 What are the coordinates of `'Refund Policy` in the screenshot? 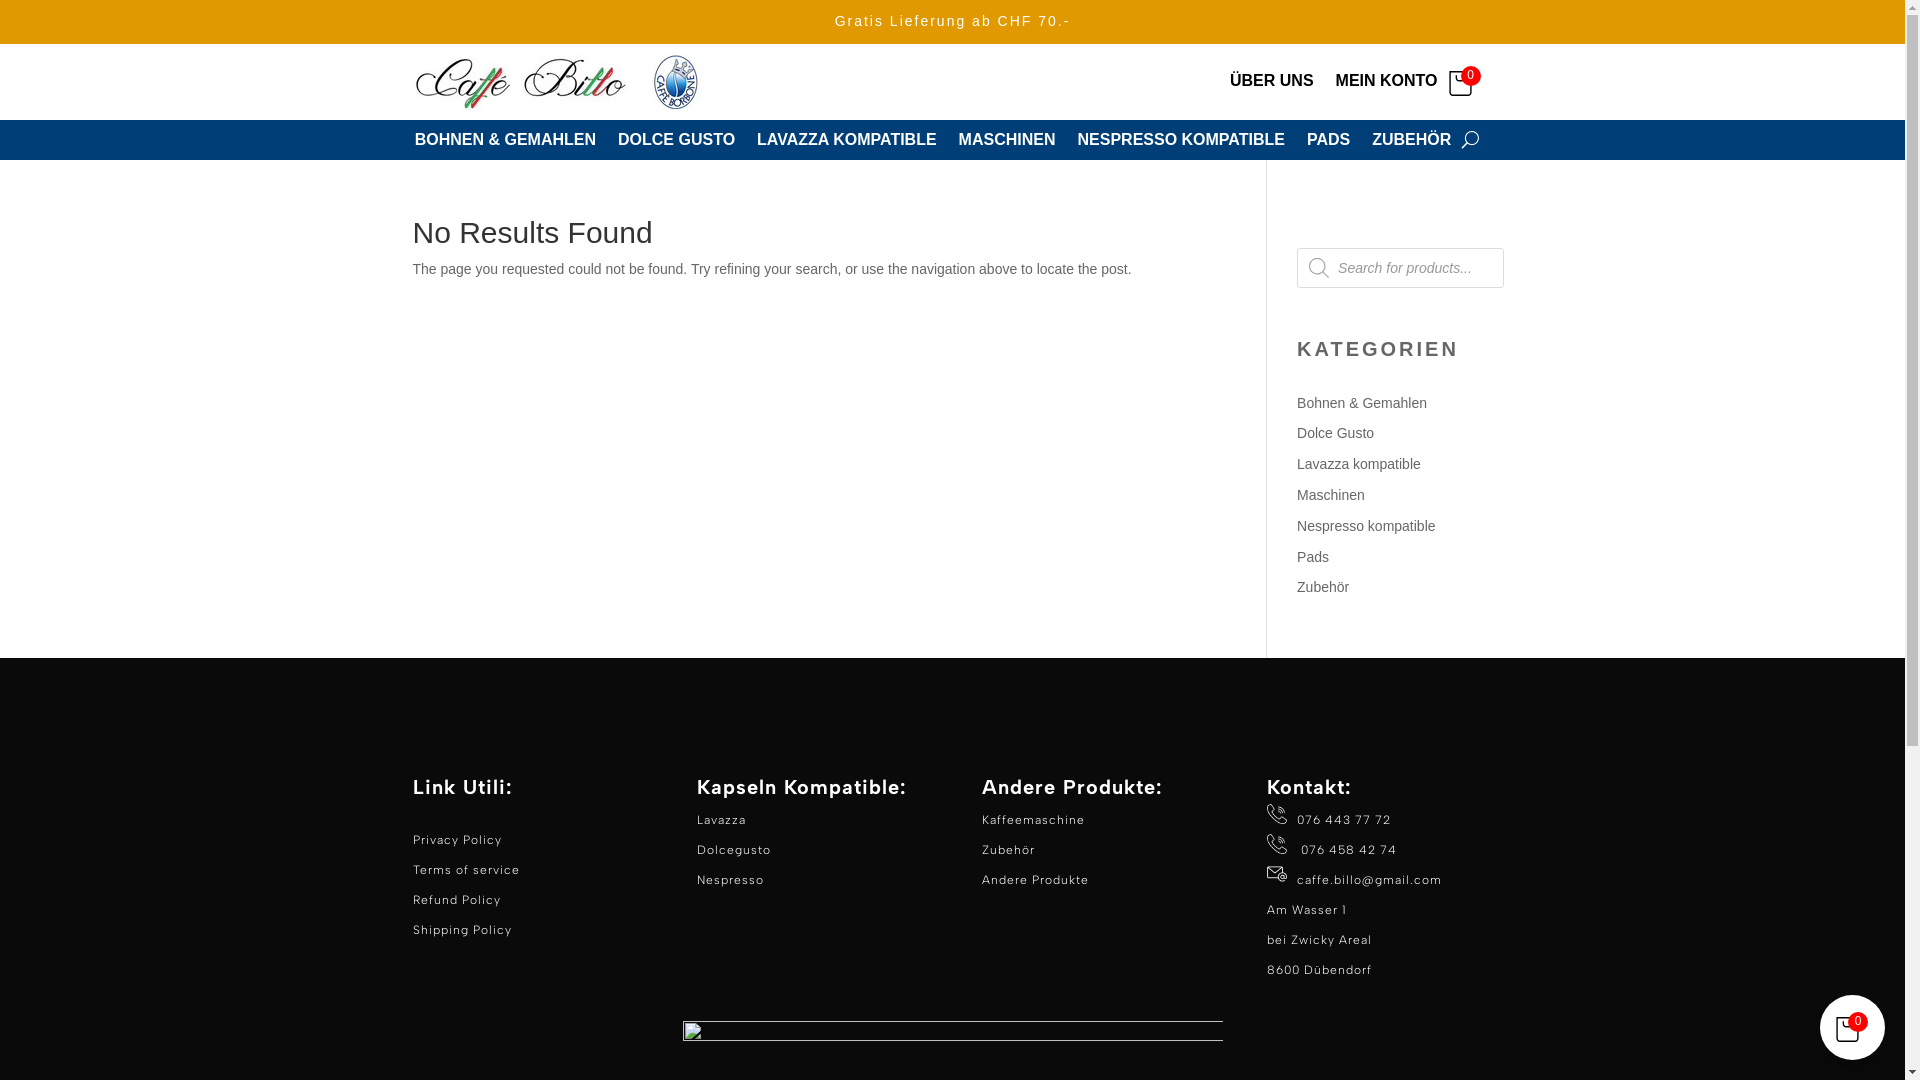 It's located at (460, 914).